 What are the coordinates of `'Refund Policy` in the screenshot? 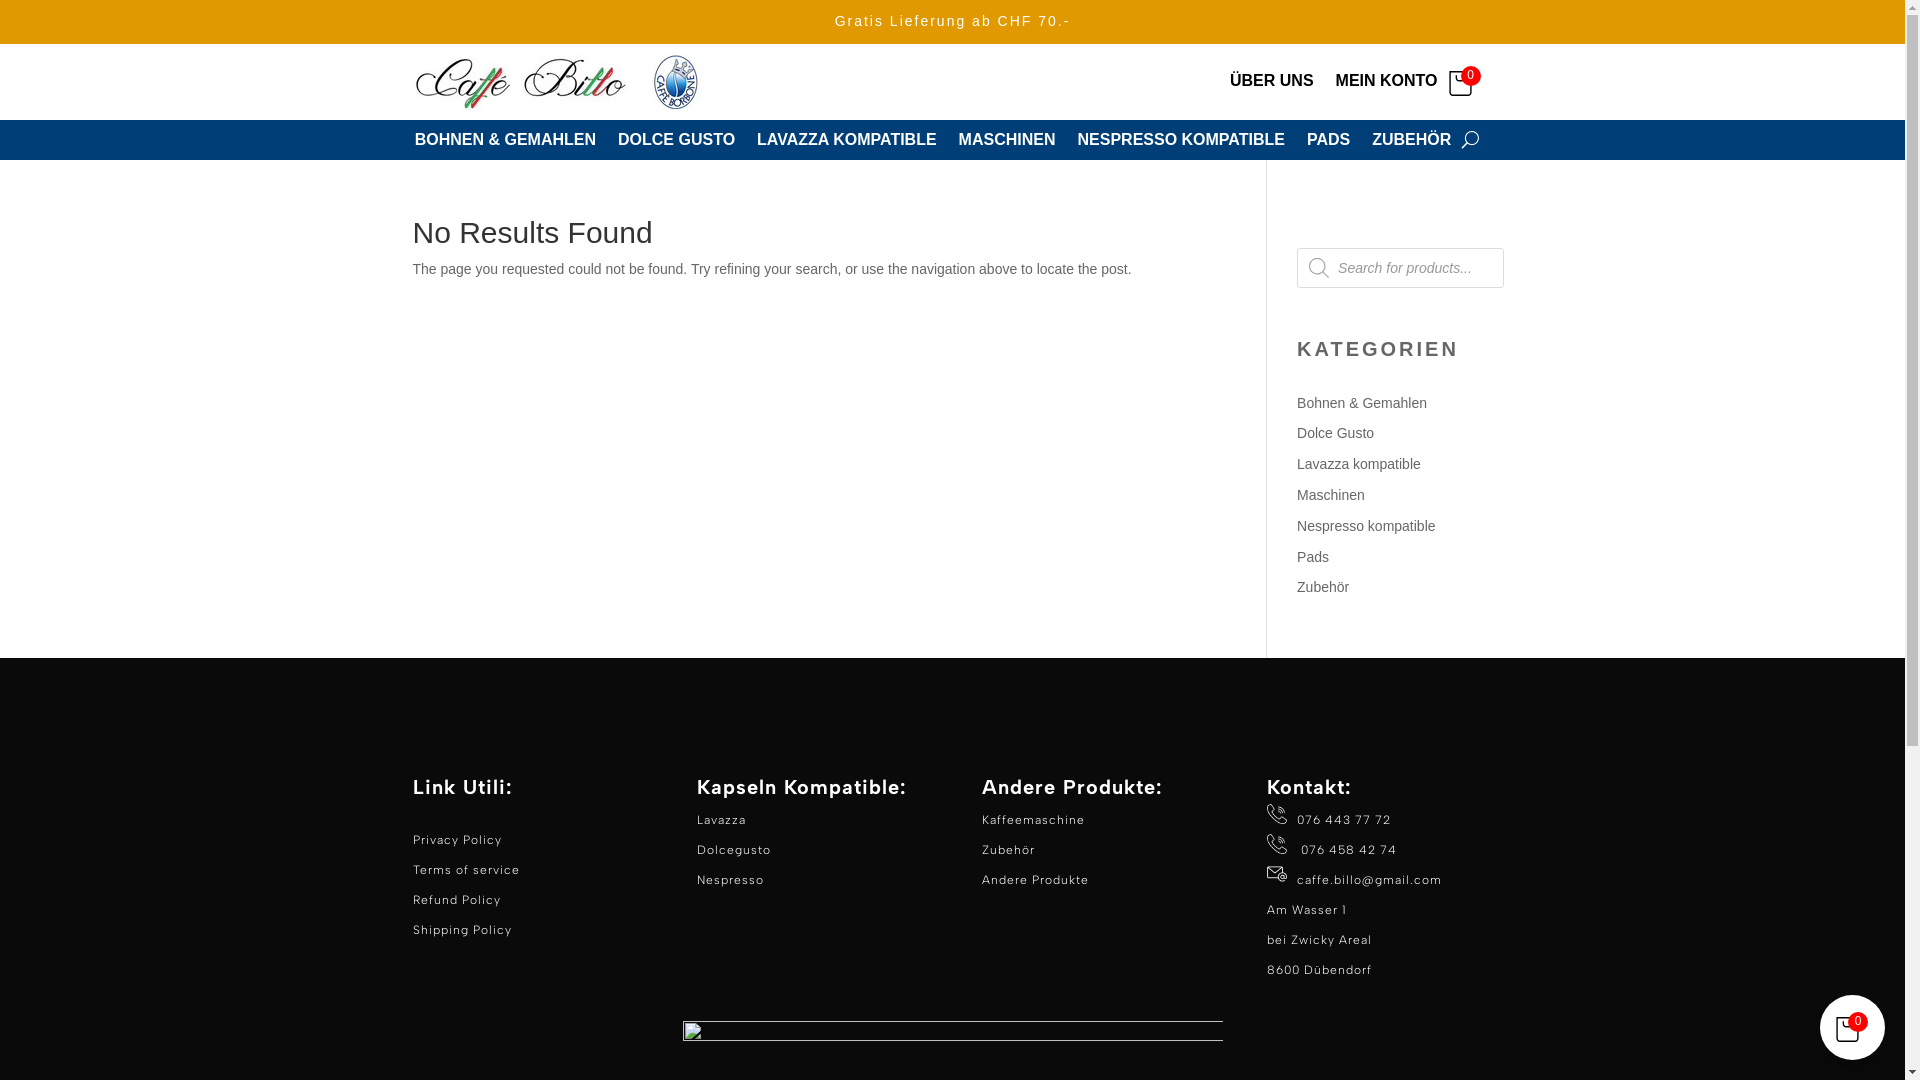 It's located at (460, 914).